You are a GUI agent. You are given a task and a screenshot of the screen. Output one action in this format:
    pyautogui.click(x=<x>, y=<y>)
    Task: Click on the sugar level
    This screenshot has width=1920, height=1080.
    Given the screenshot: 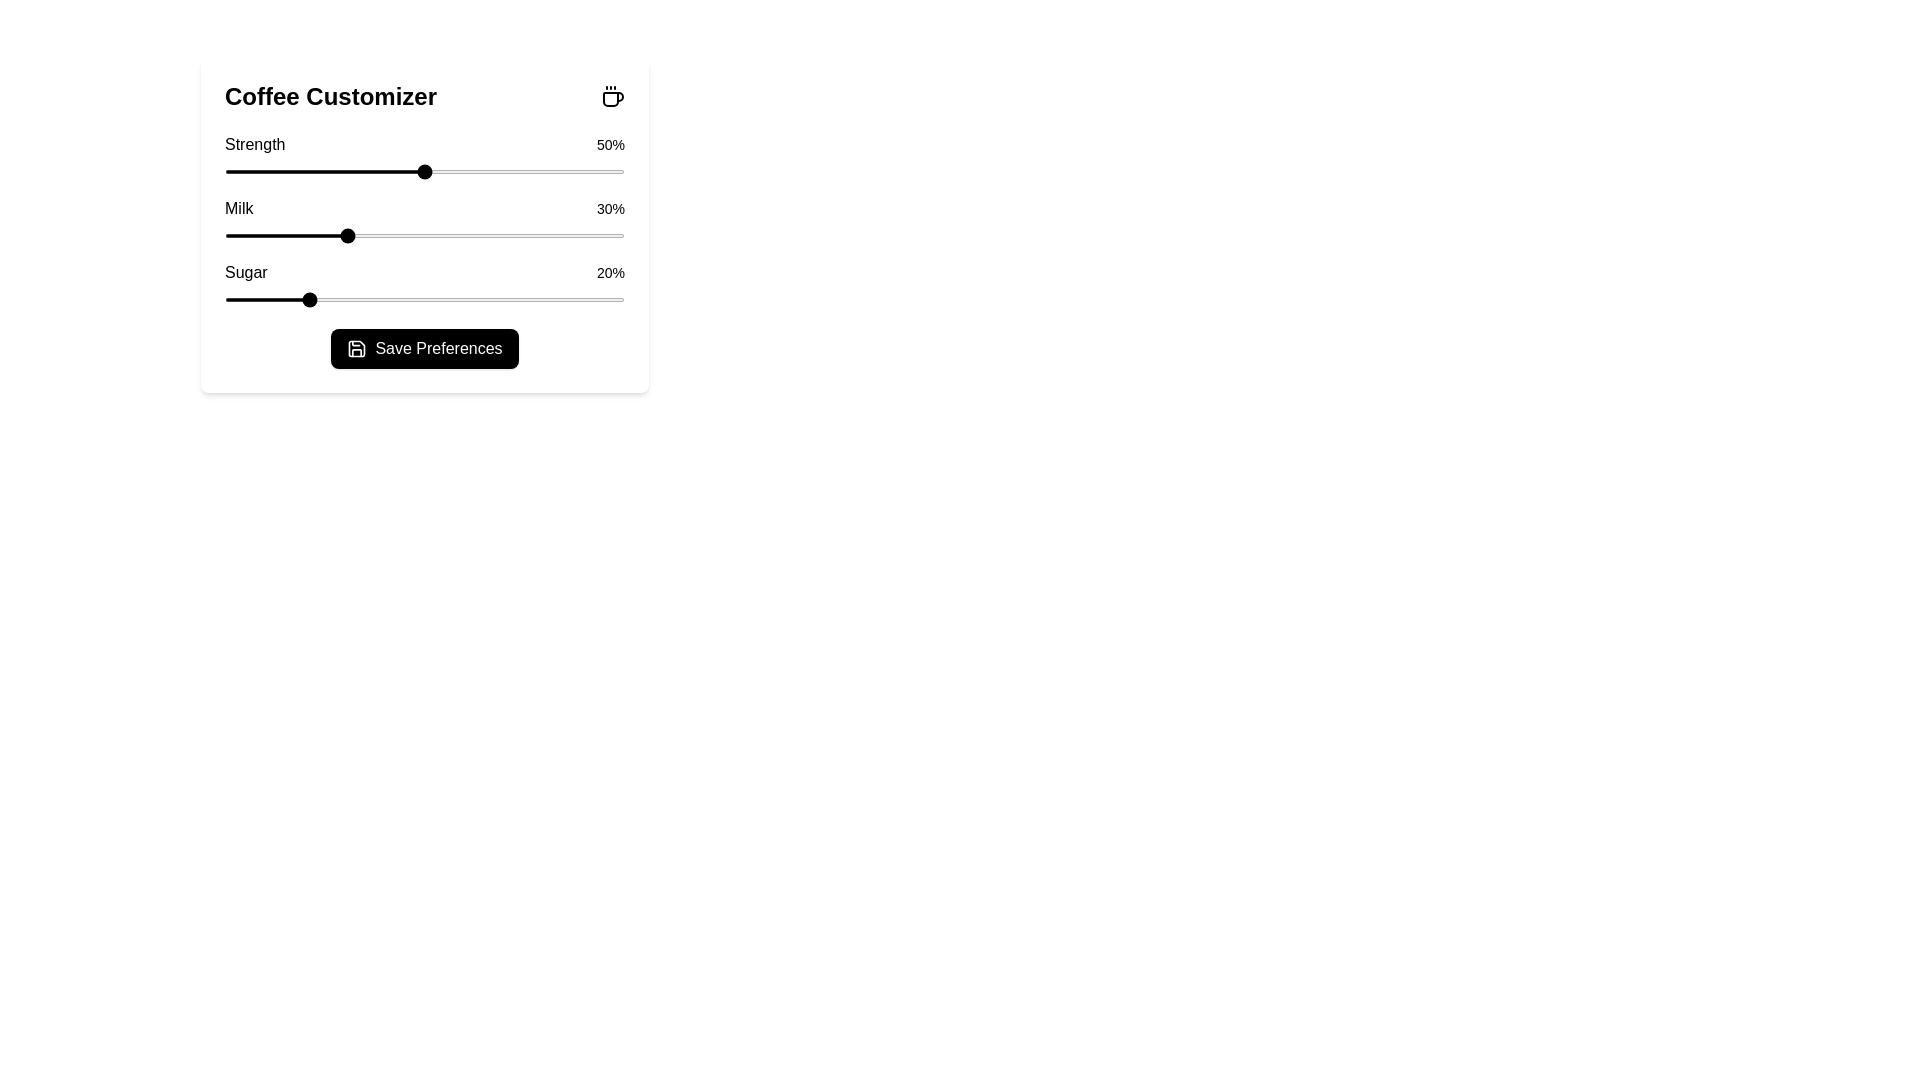 What is the action you would take?
    pyautogui.click(x=545, y=300)
    